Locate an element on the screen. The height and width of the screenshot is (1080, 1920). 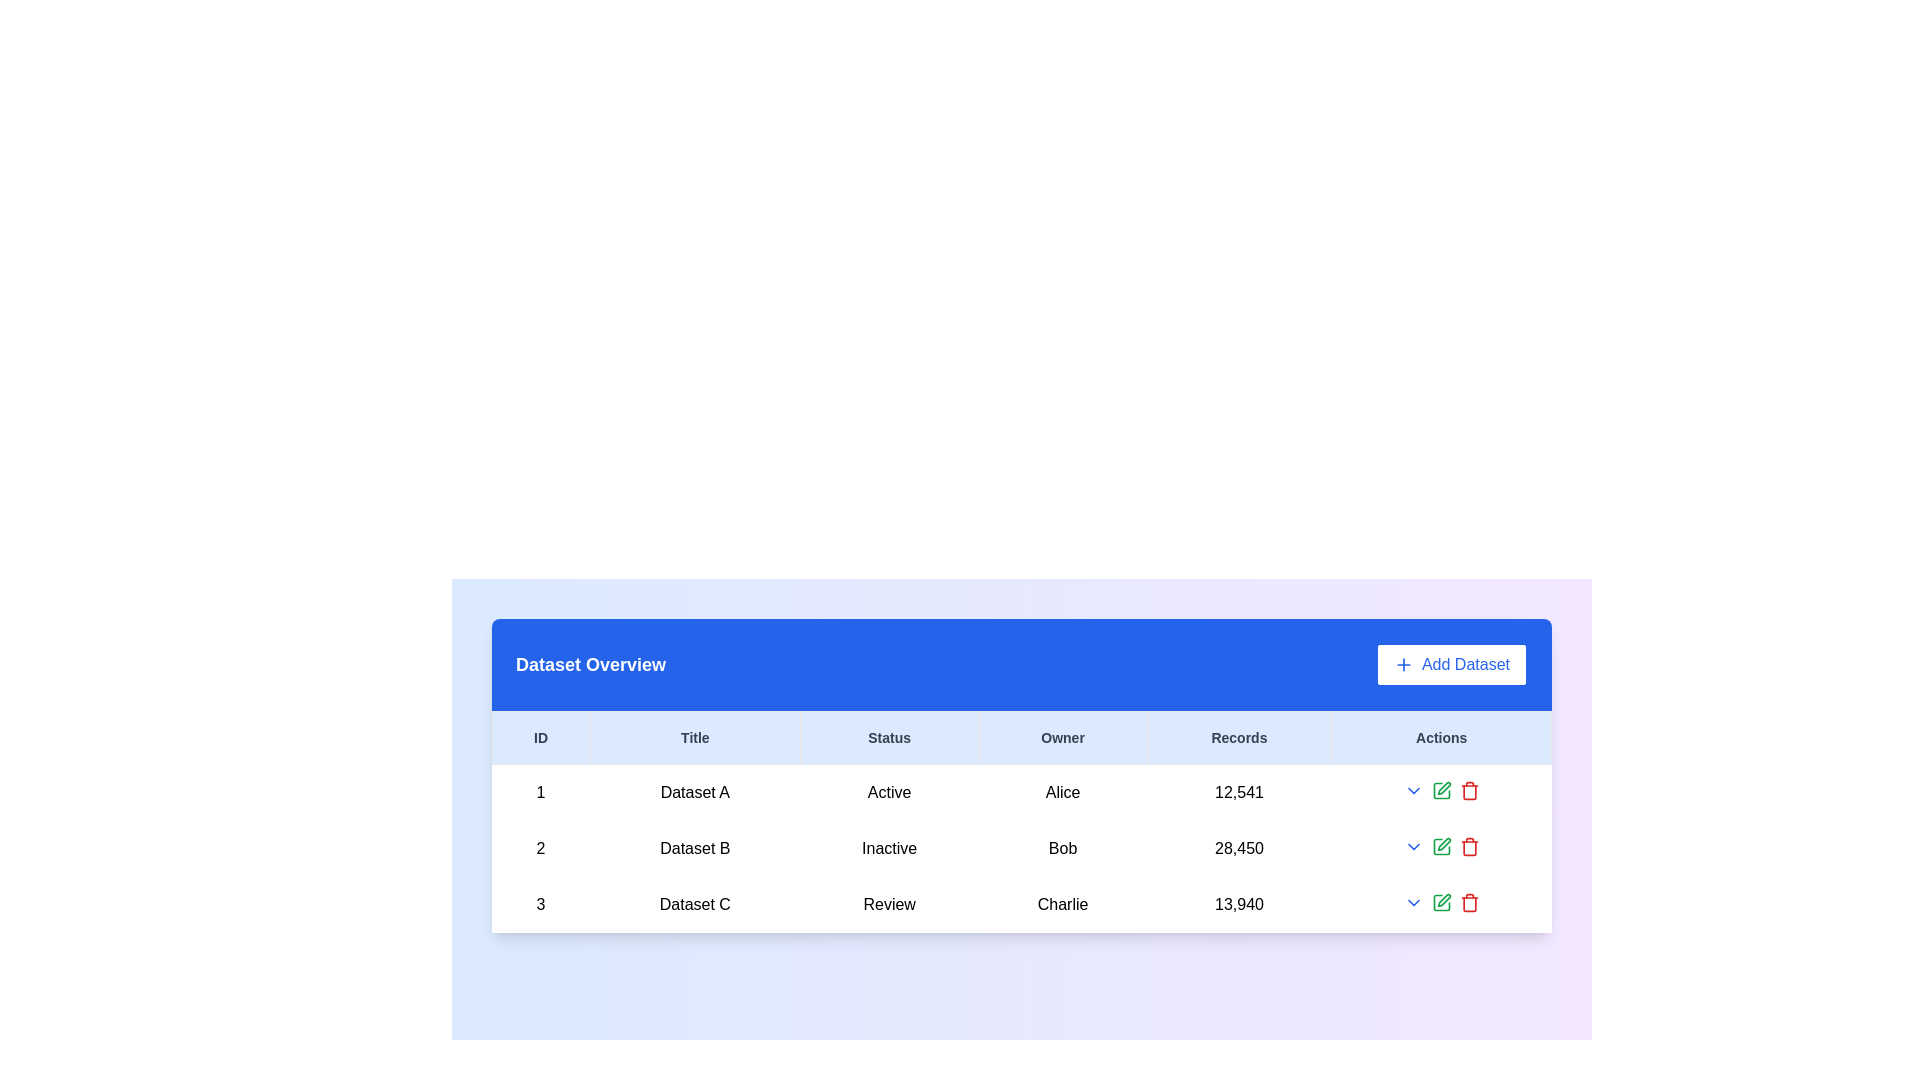
the Dropdown toggle button (small downward arrow icon styled in blue) located in the second row of the 'Actions' column in the table displaying dataset records is located at coordinates (1412, 847).